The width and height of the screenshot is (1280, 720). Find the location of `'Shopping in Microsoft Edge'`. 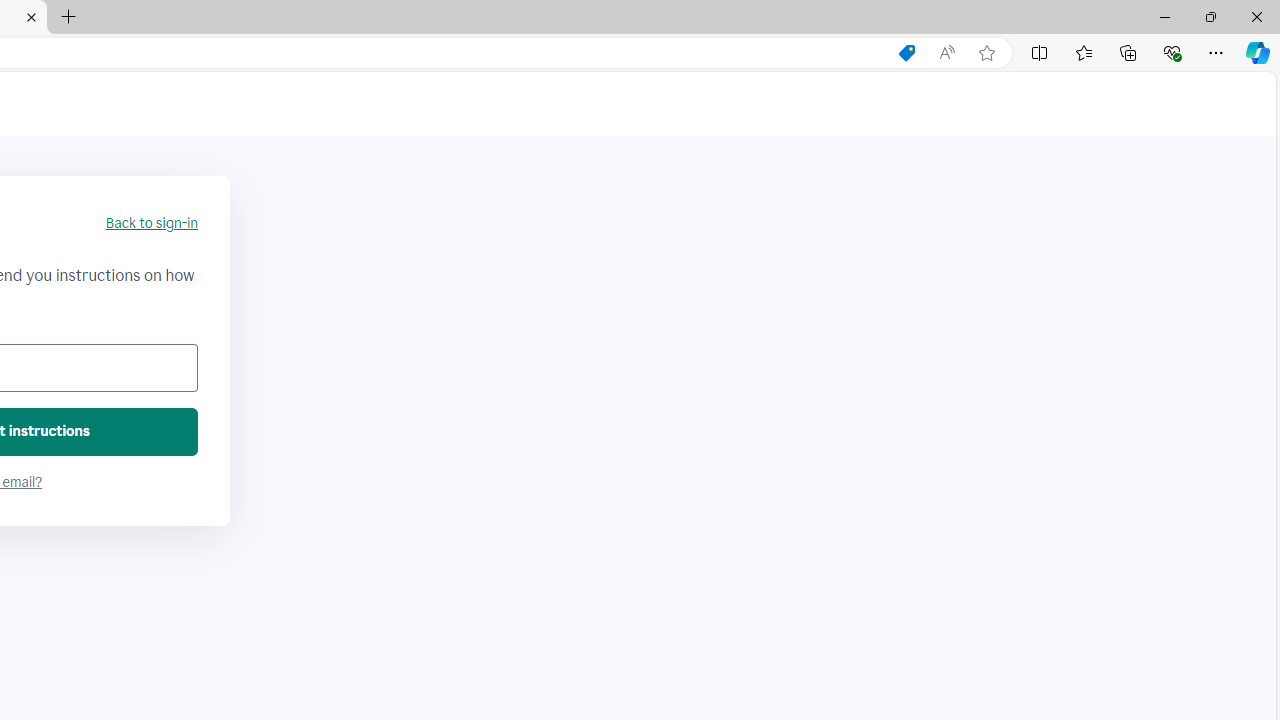

'Shopping in Microsoft Edge' is located at coordinates (905, 52).